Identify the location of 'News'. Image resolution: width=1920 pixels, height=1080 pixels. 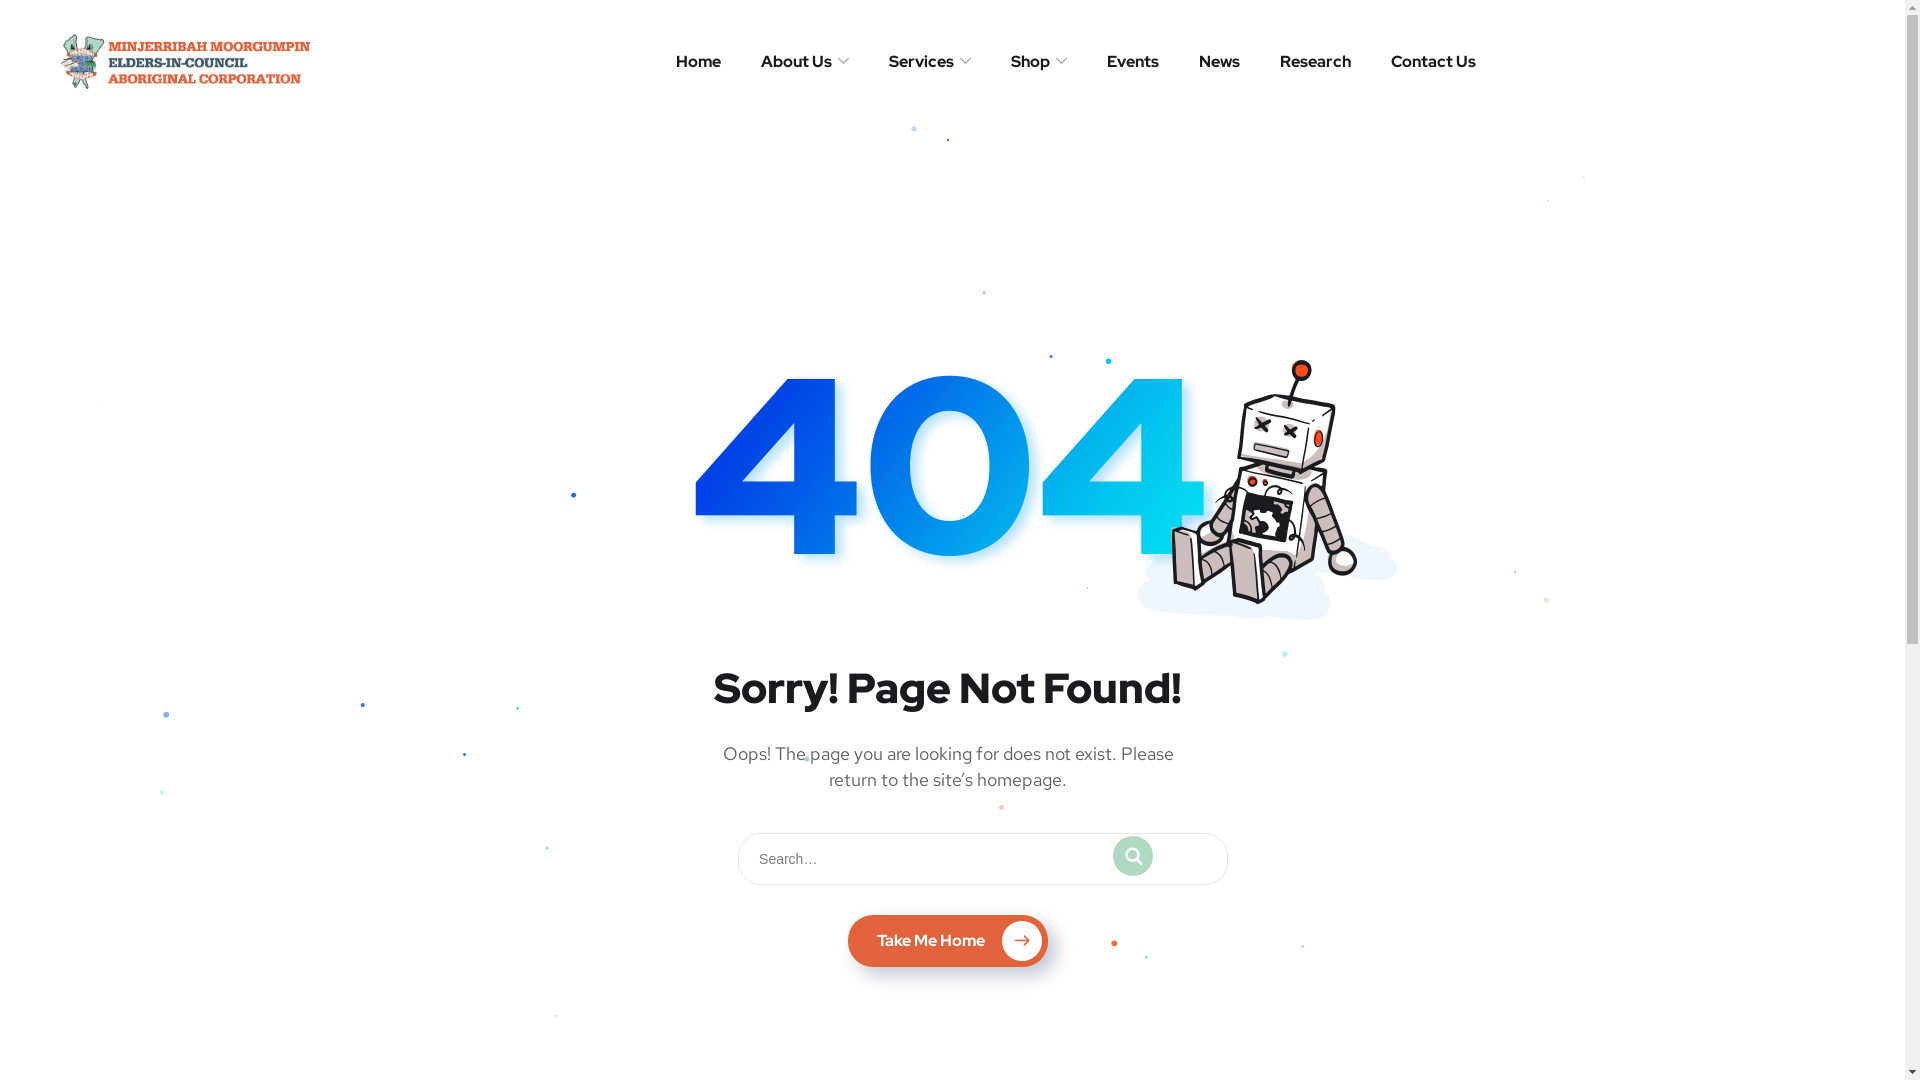
(1218, 60).